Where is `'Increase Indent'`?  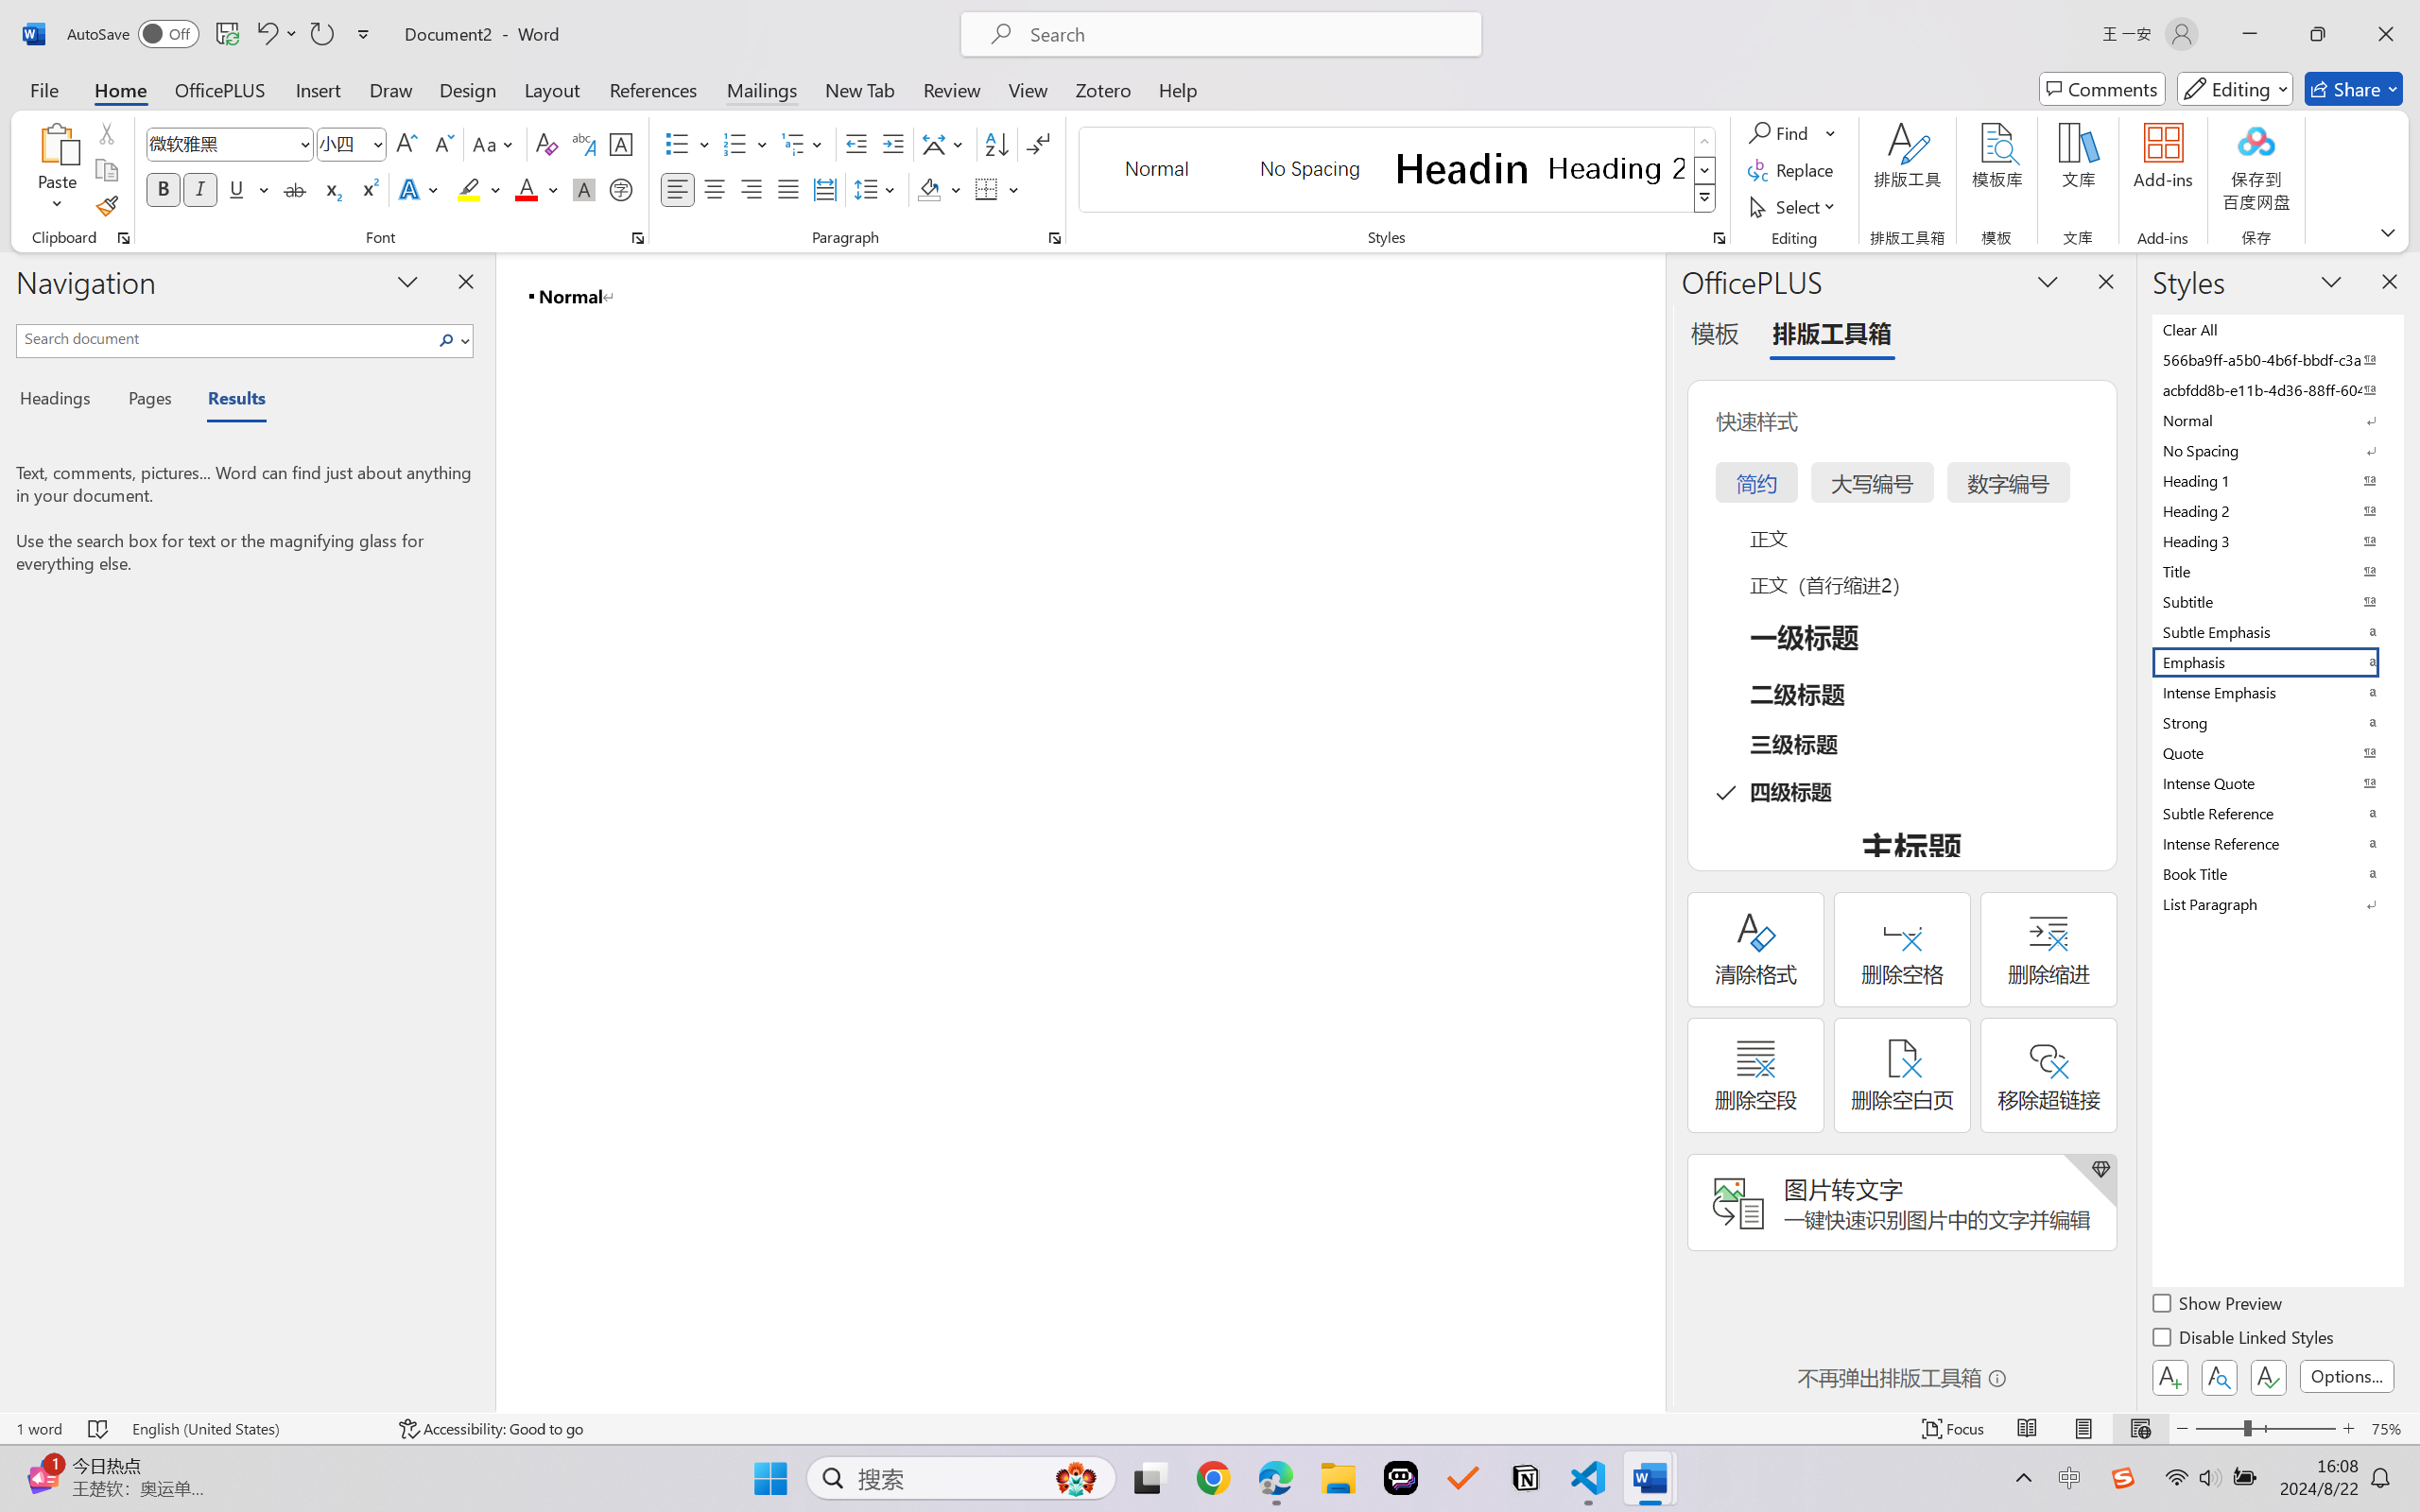
'Increase Indent' is located at coordinates (892, 144).